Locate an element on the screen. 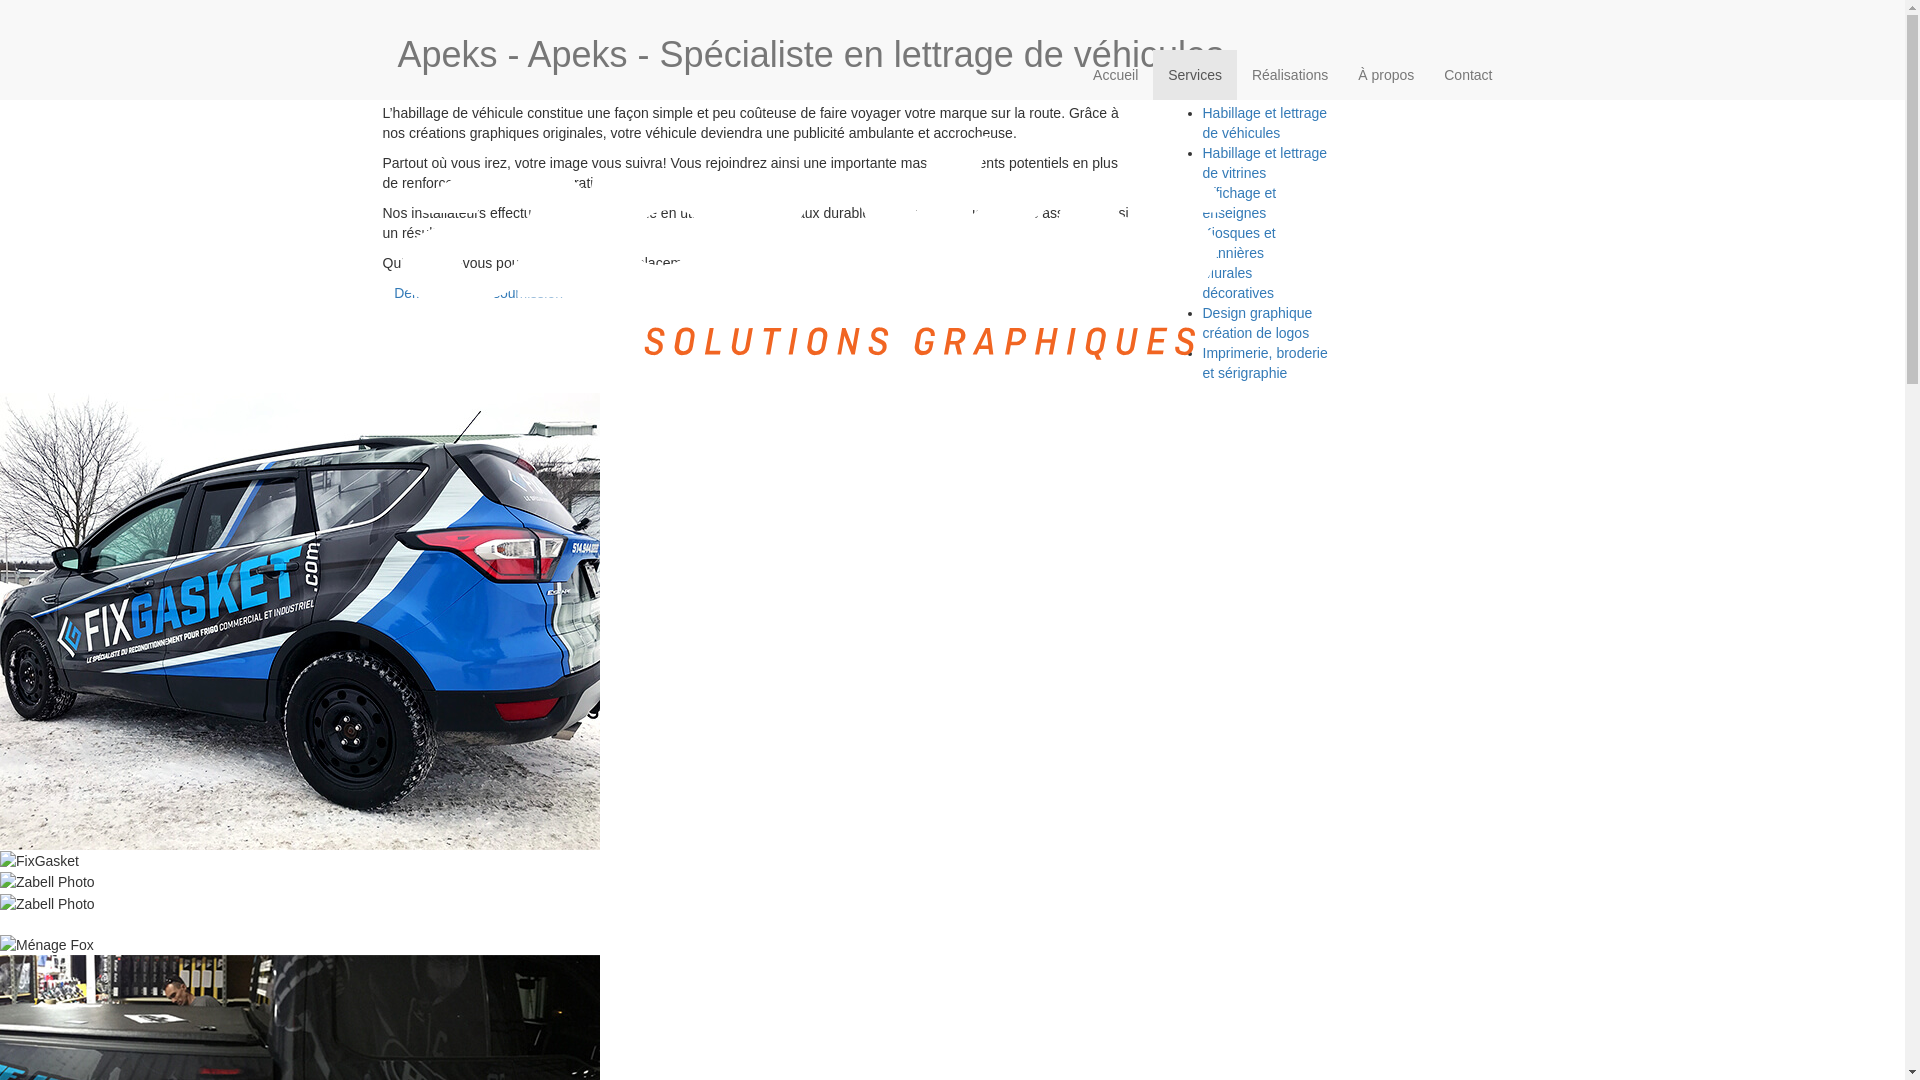 This screenshot has width=1920, height=1080. 'Affichage et is located at coordinates (1237, 203).